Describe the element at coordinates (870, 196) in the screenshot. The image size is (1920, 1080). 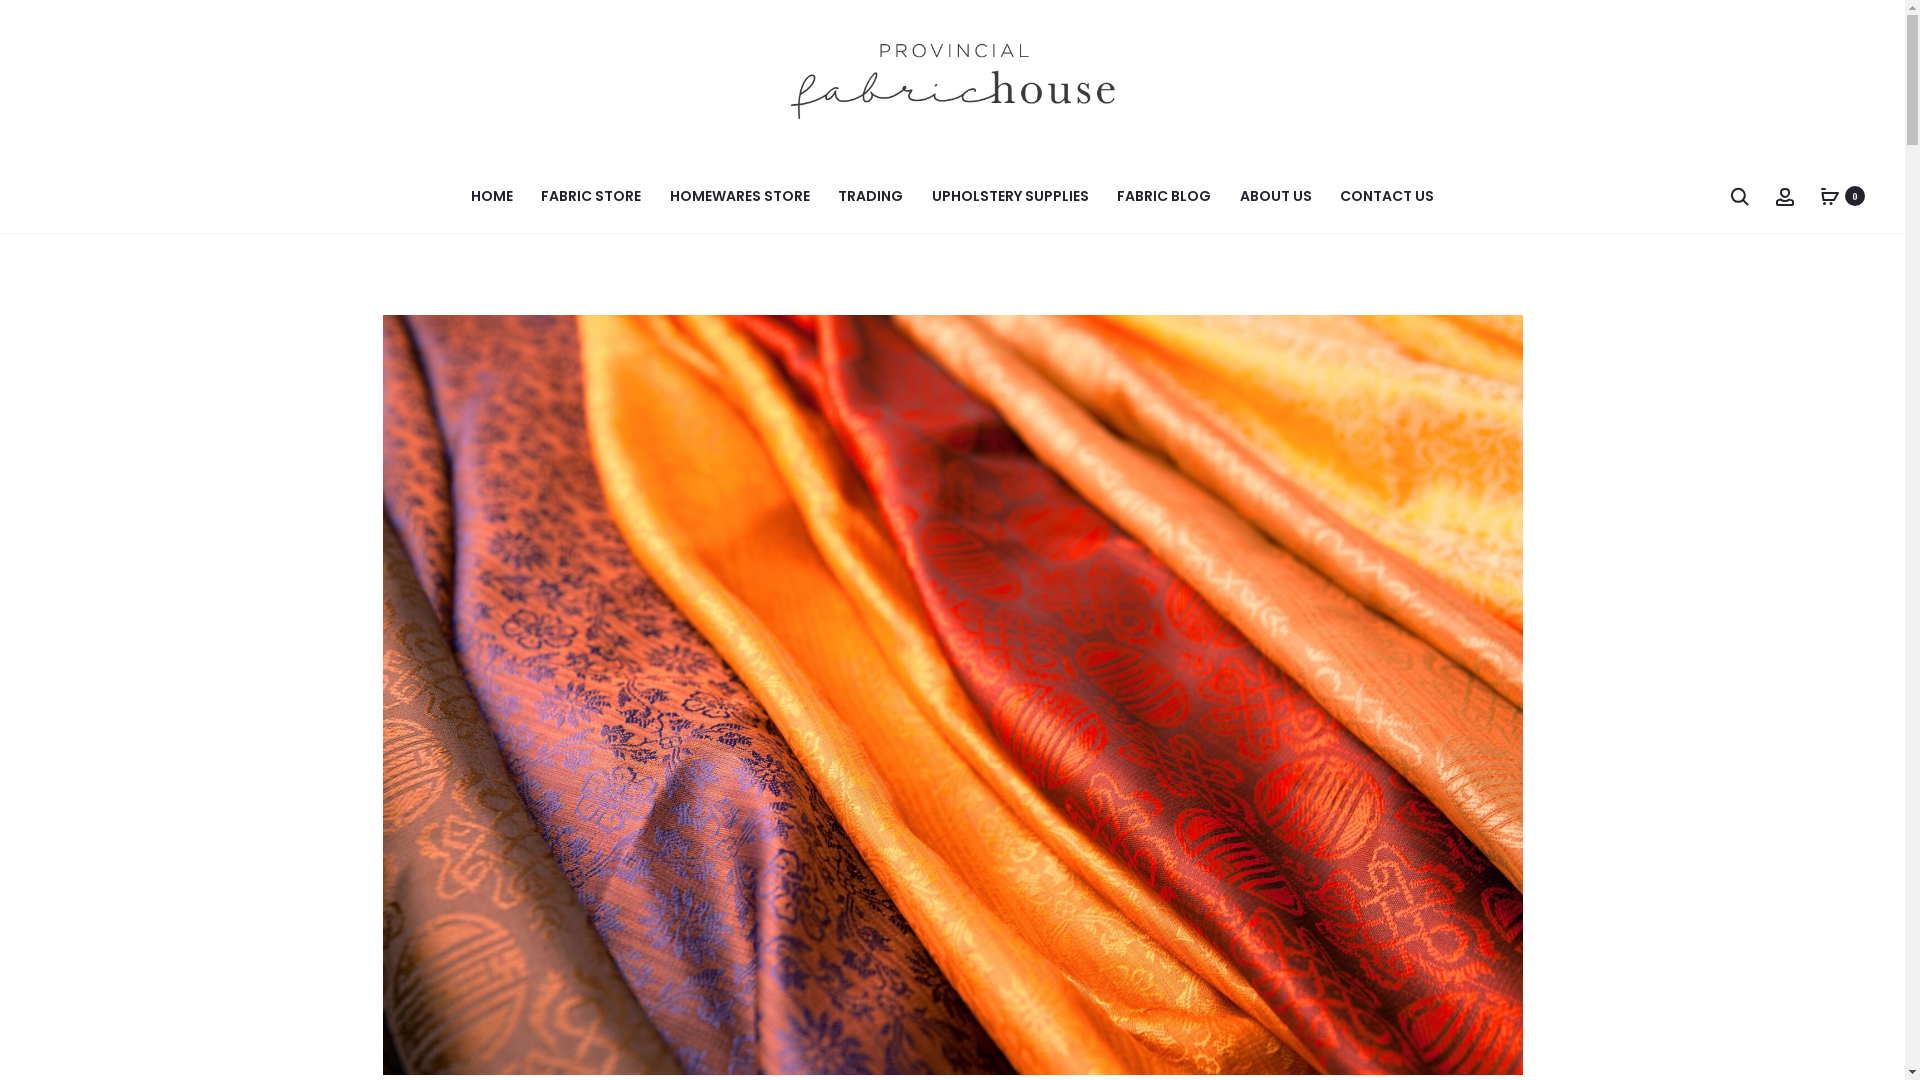
I see `'TRADING'` at that location.